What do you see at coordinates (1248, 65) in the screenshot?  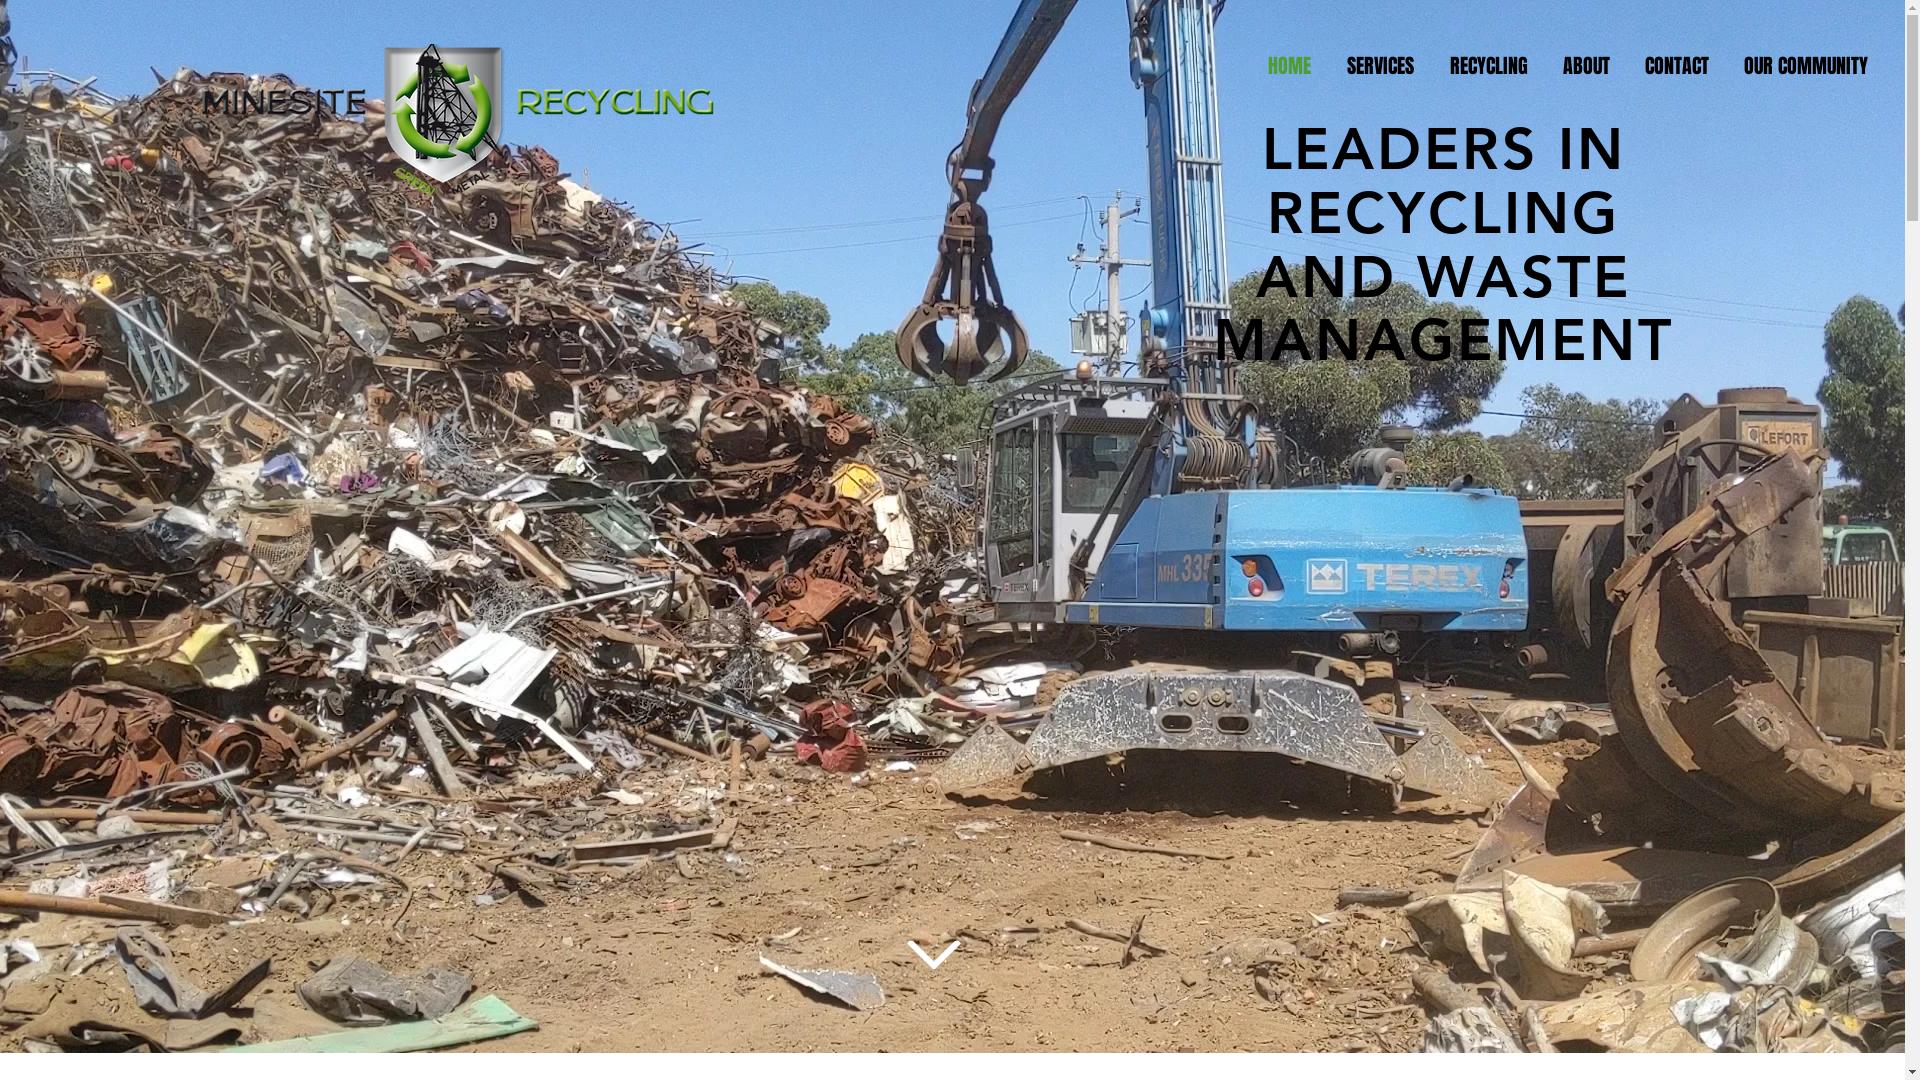 I see `'HOME'` at bounding box center [1248, 65].